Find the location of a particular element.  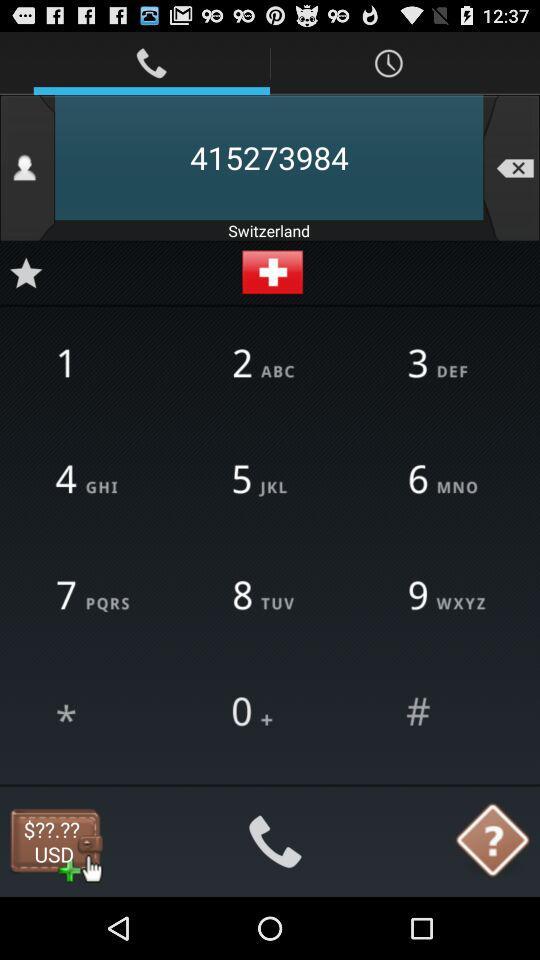

the number and letters present in third row third column is located at coordinates (445, 597).